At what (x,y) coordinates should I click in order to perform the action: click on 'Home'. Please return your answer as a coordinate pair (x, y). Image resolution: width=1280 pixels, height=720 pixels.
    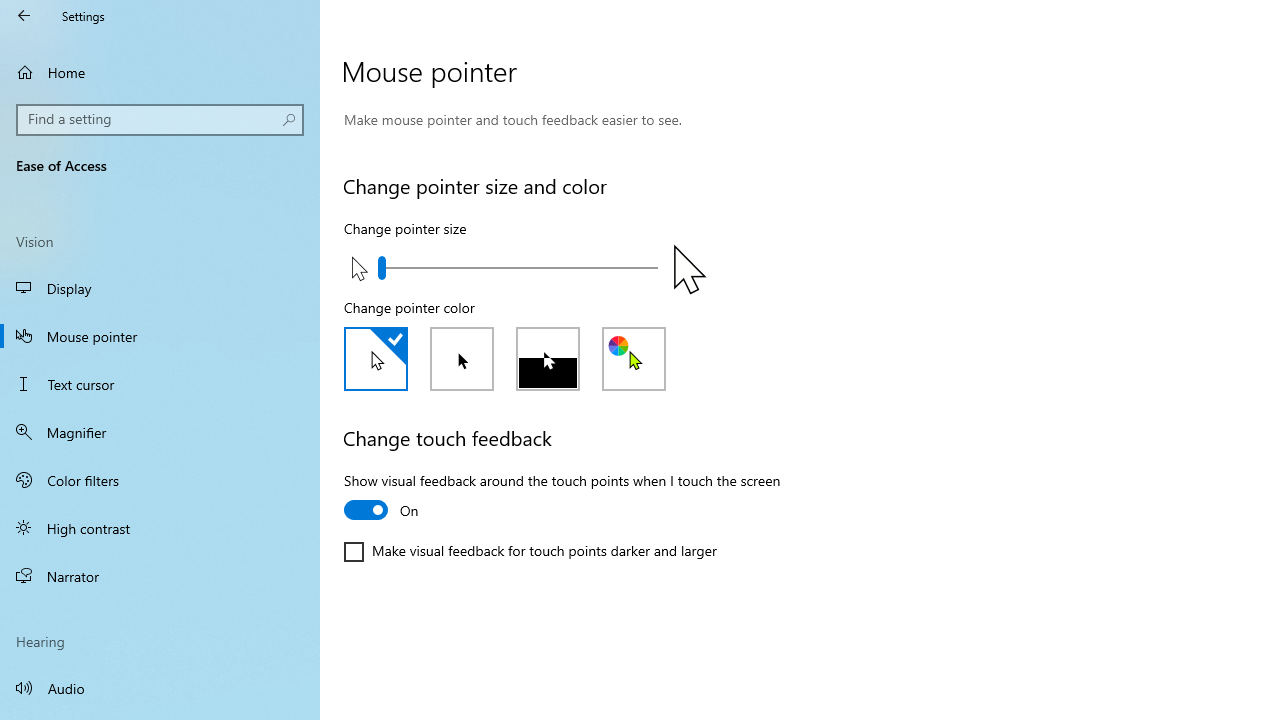
    Looking at the image, I should click on (160, 71).